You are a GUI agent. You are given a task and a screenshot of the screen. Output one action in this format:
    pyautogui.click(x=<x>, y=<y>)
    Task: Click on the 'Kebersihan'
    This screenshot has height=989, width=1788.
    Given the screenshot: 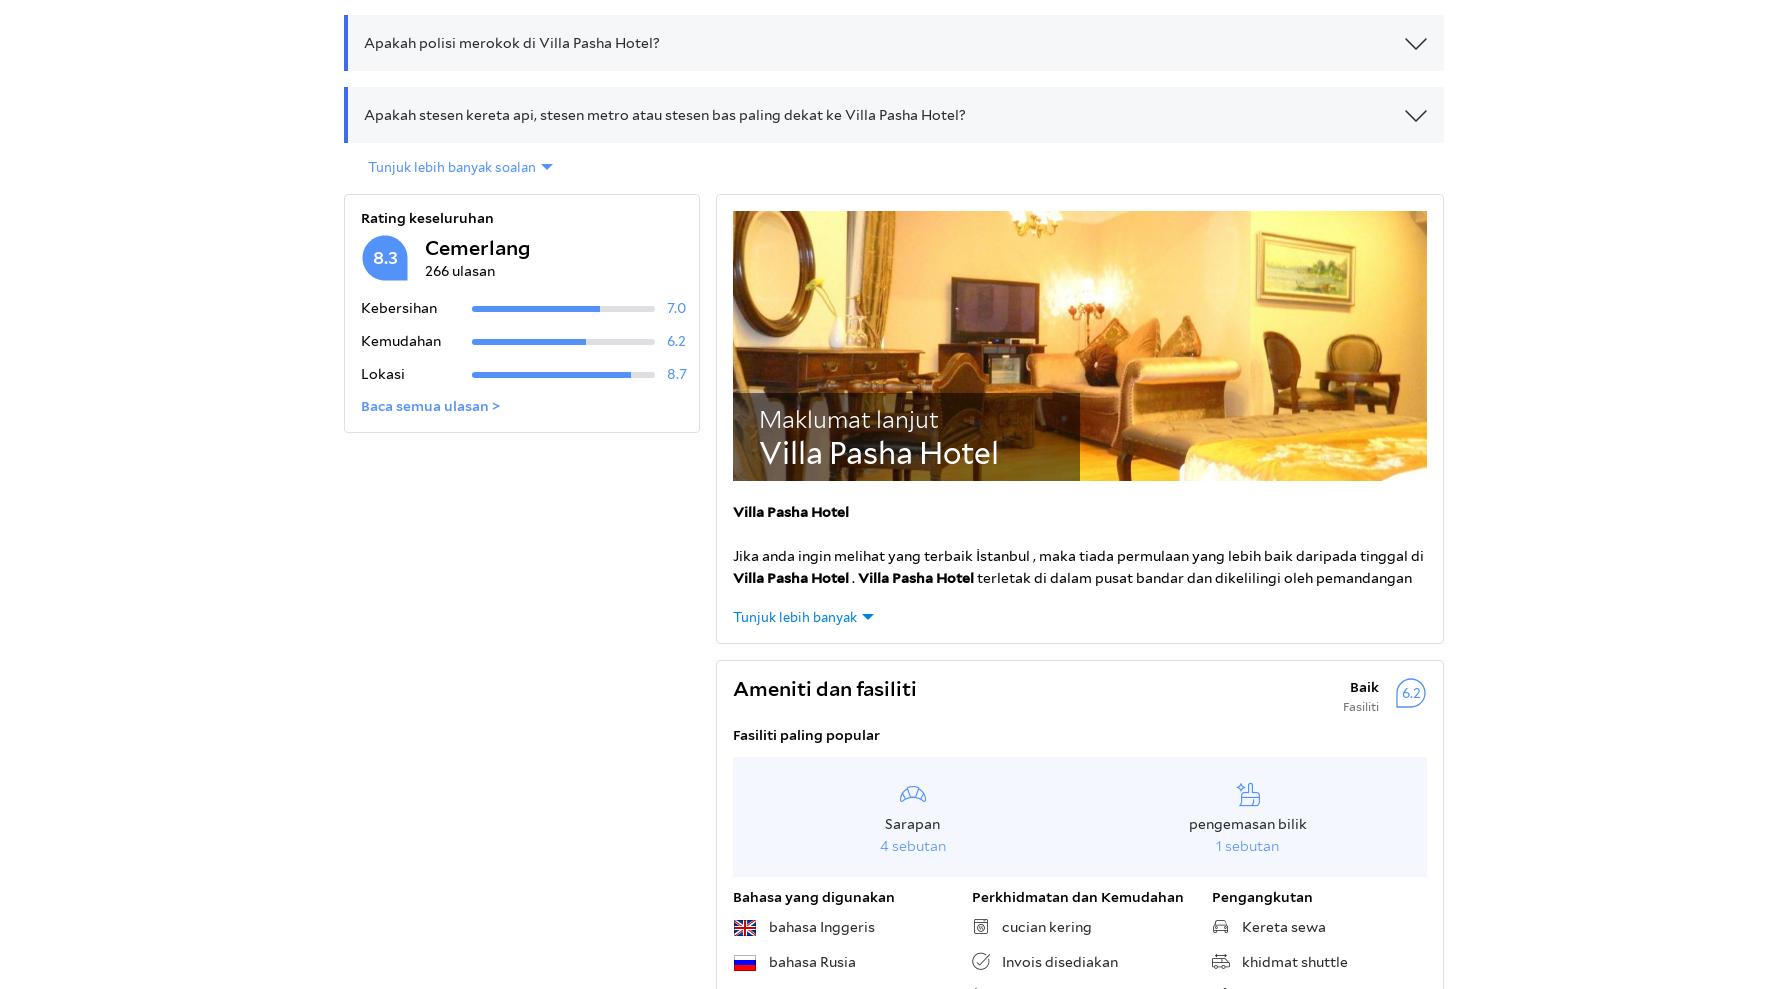 What is the action you would take?
    pyautogui.click(x=398, y=307)
    